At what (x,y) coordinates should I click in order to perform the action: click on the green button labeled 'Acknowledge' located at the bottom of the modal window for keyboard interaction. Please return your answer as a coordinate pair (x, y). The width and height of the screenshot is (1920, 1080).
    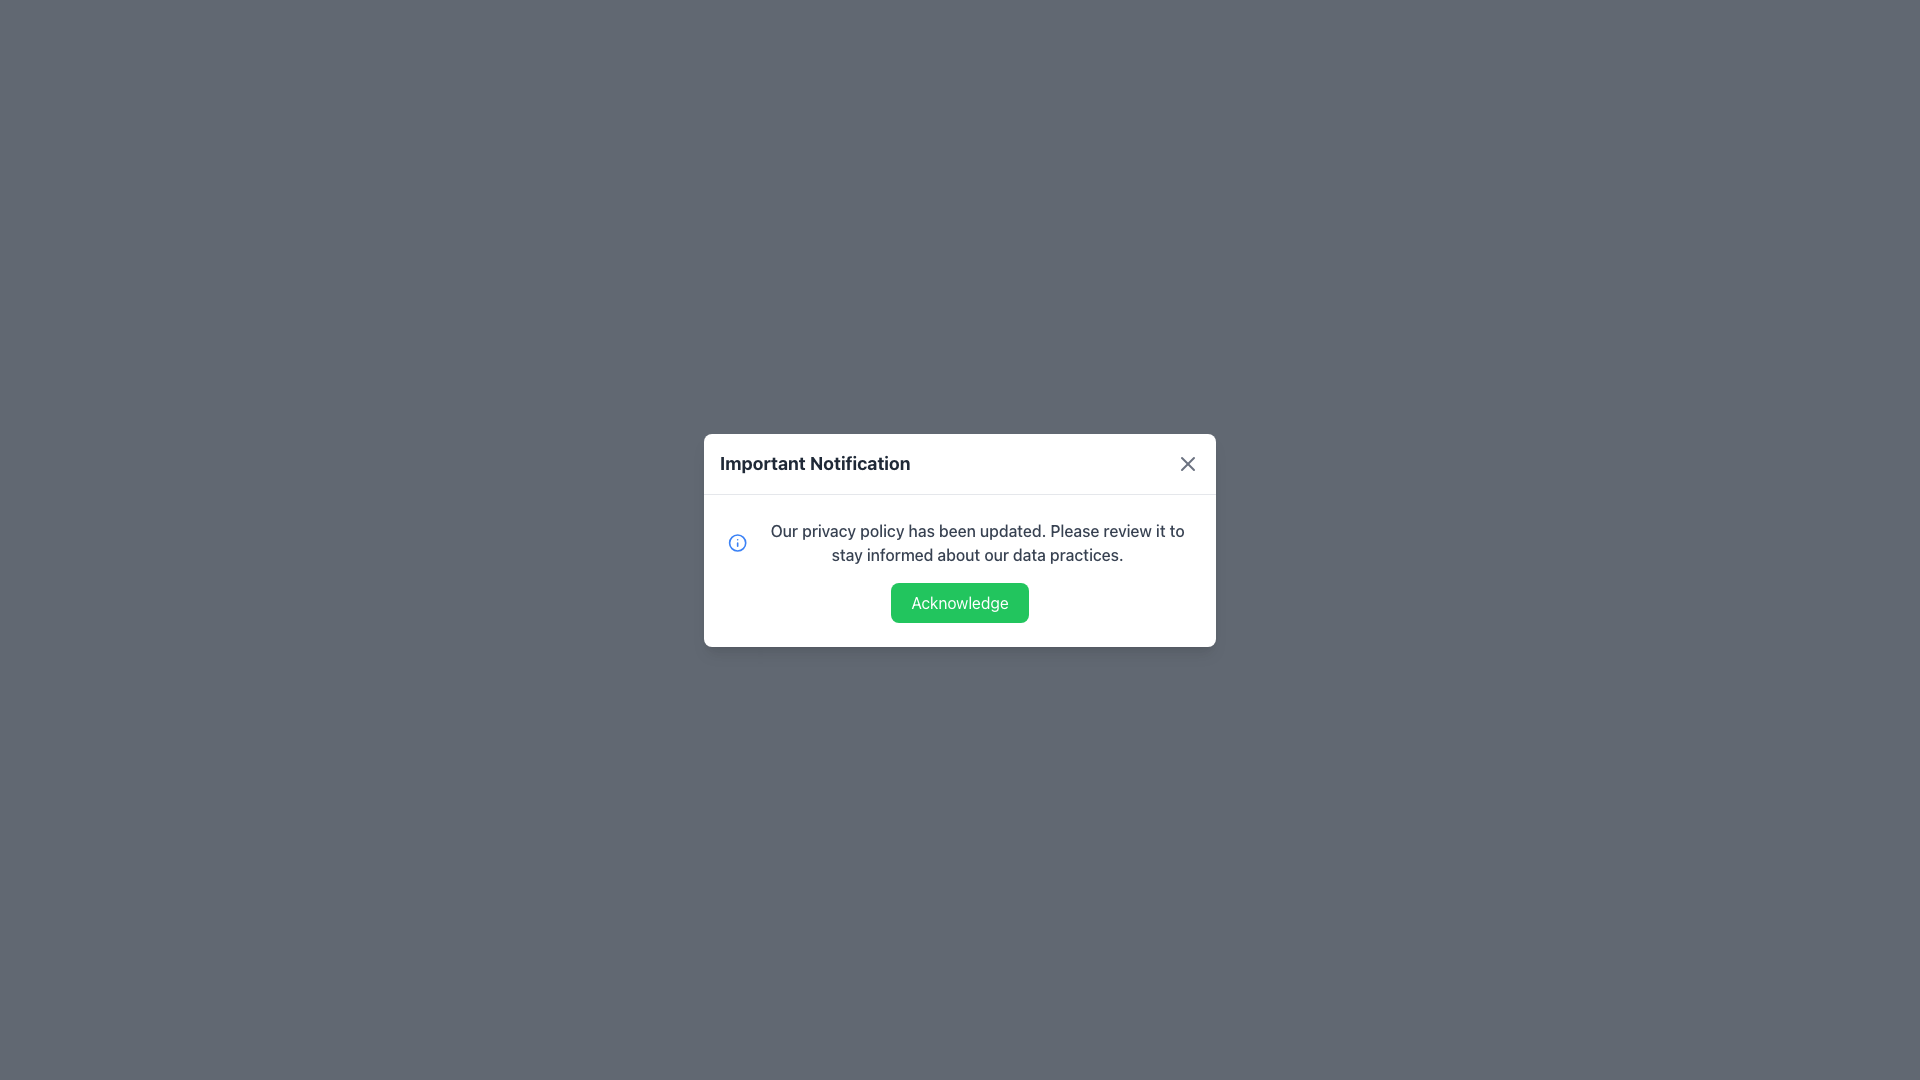
    Looking at the image, I should click on (960, 601).